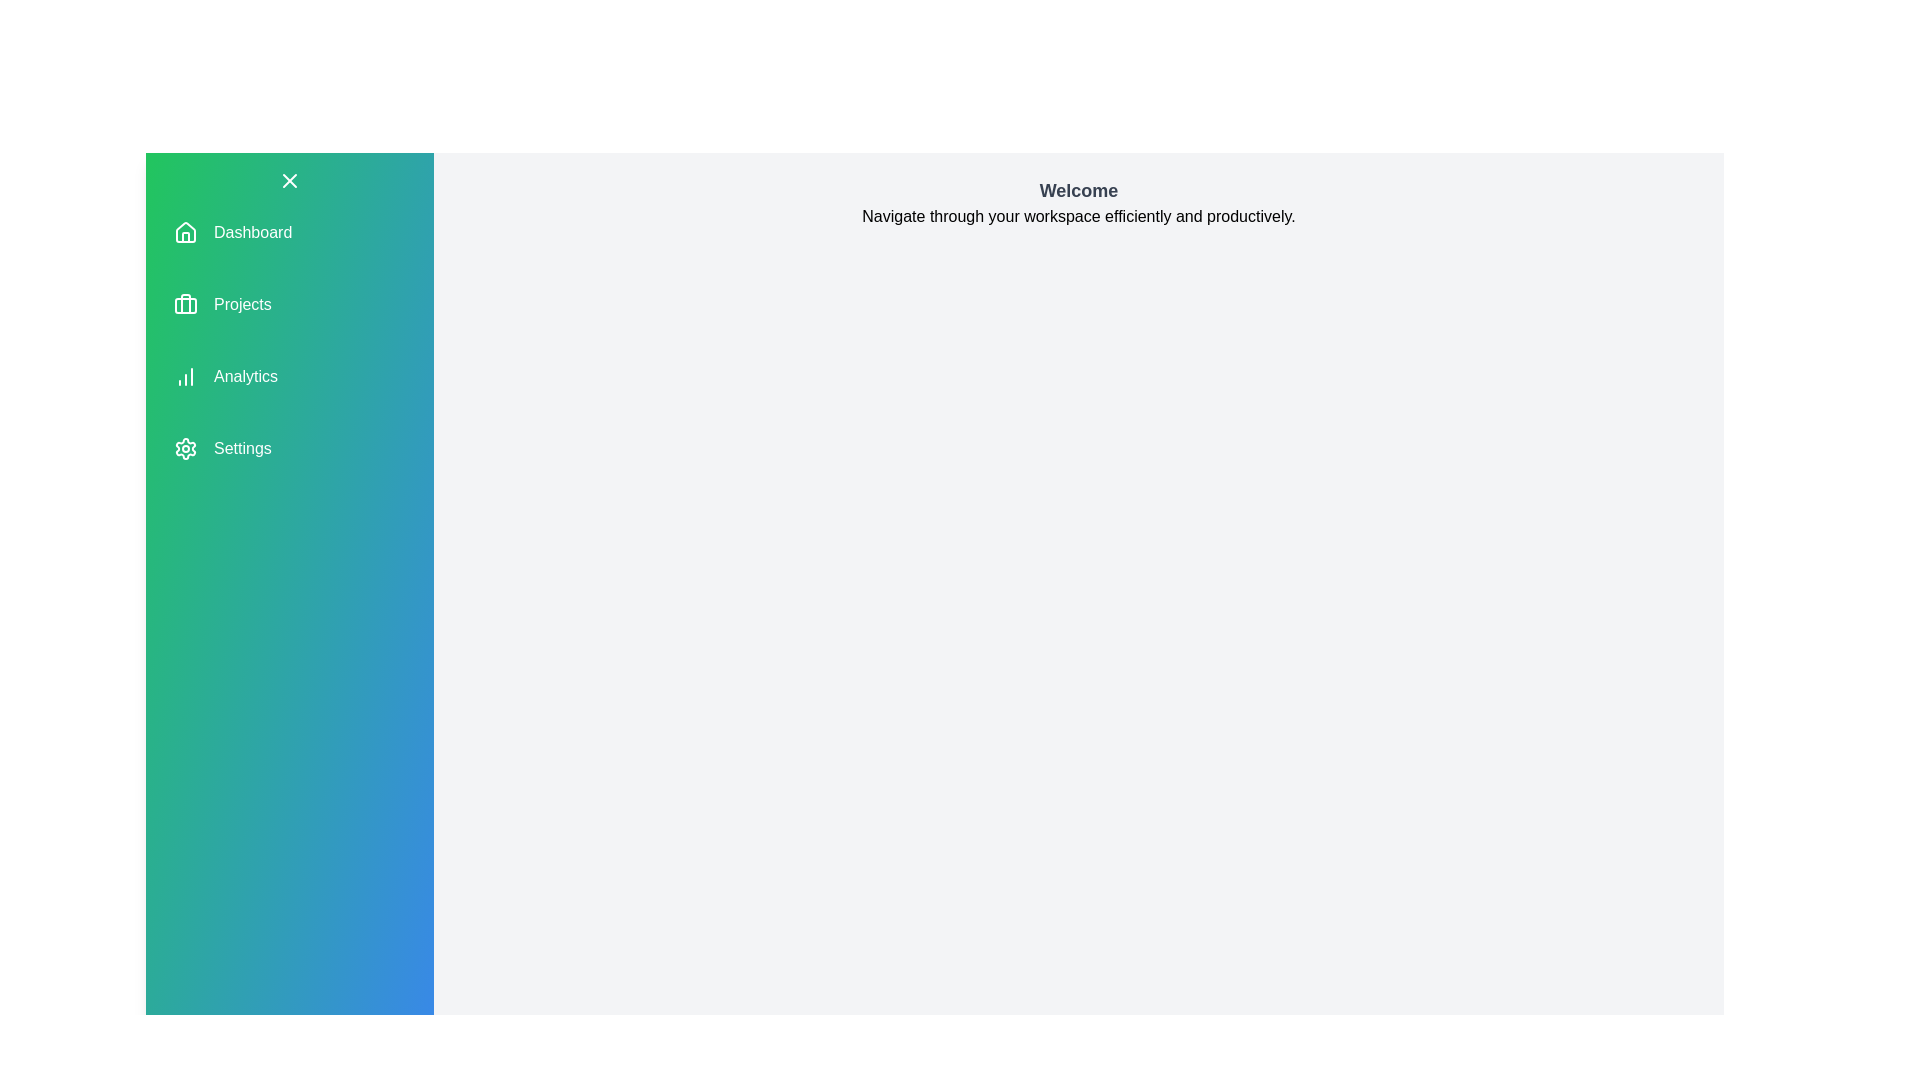 The height and width of the screenshot is (1080, 1920). I want to click on the navigation item corresponding to Settings, so click(242, 447).